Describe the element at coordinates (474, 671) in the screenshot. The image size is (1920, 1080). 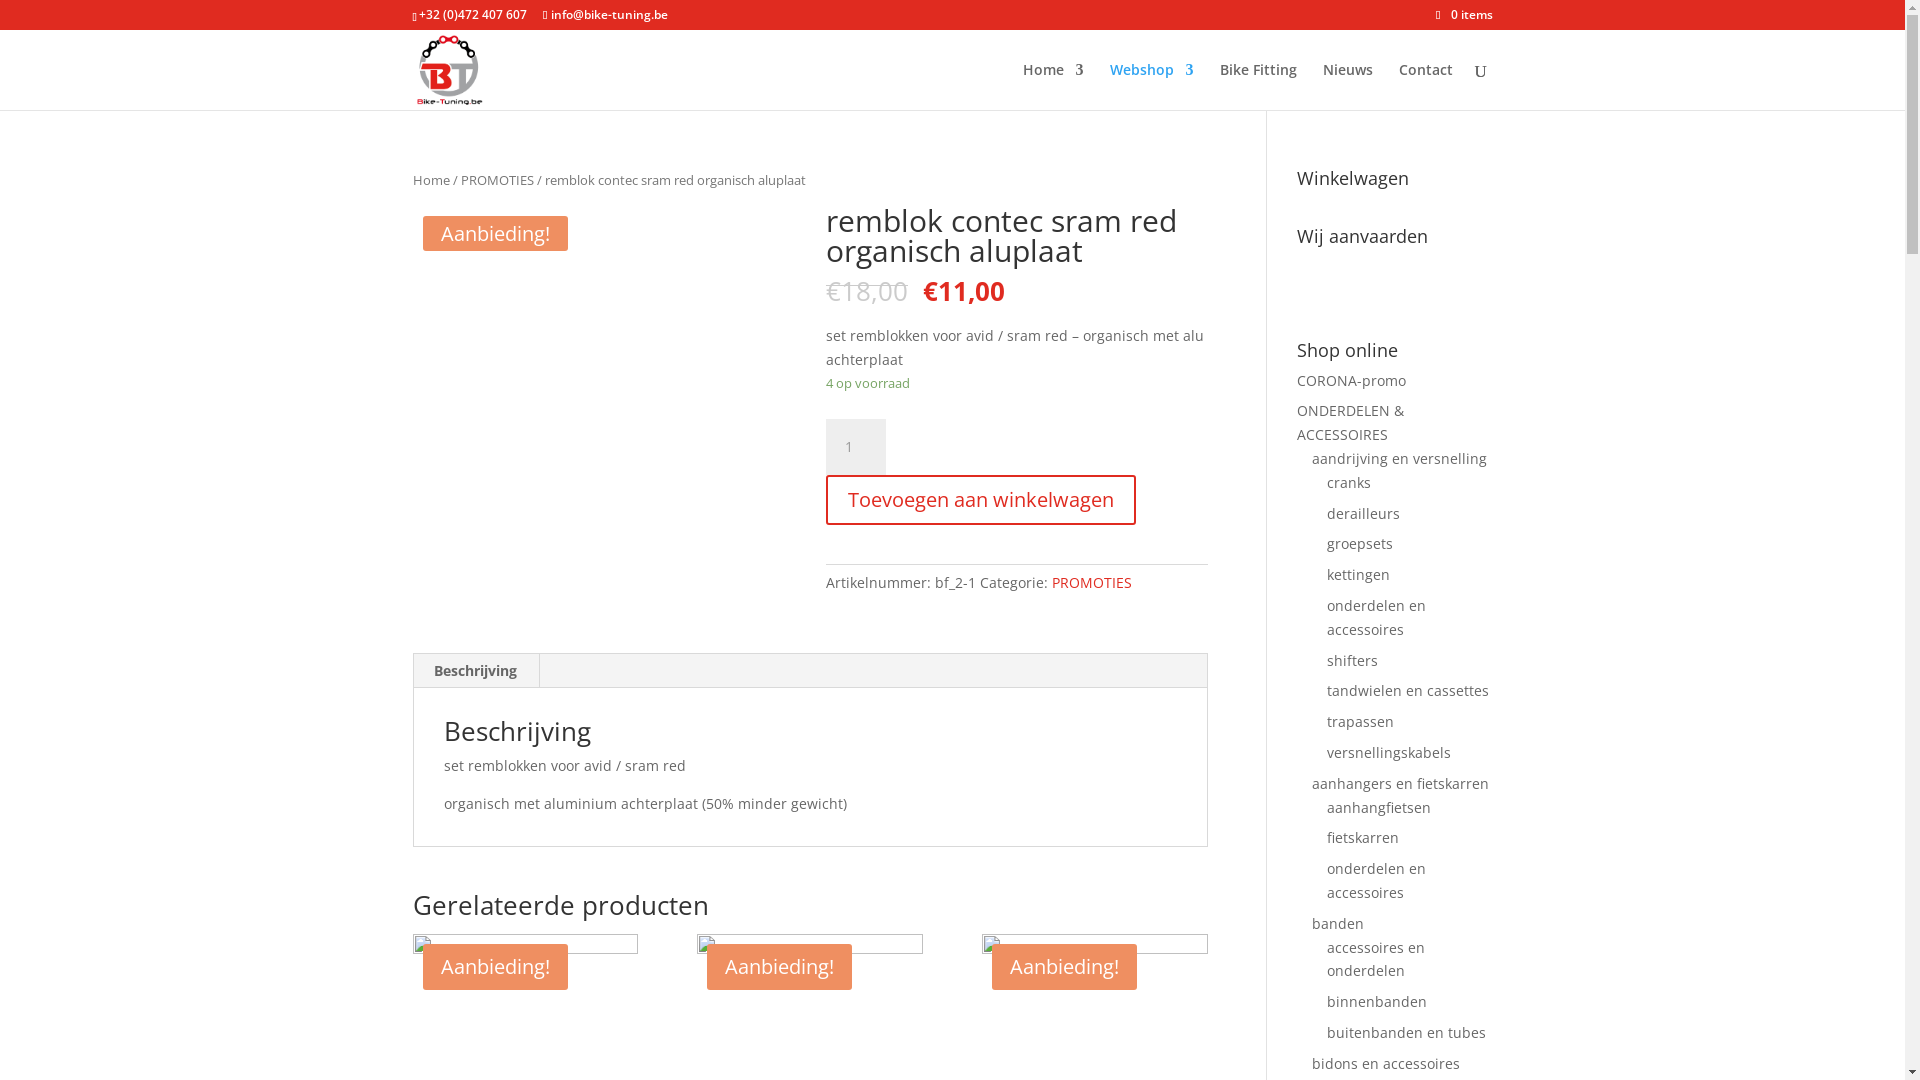
I see `'Beschrijving'` at that location.